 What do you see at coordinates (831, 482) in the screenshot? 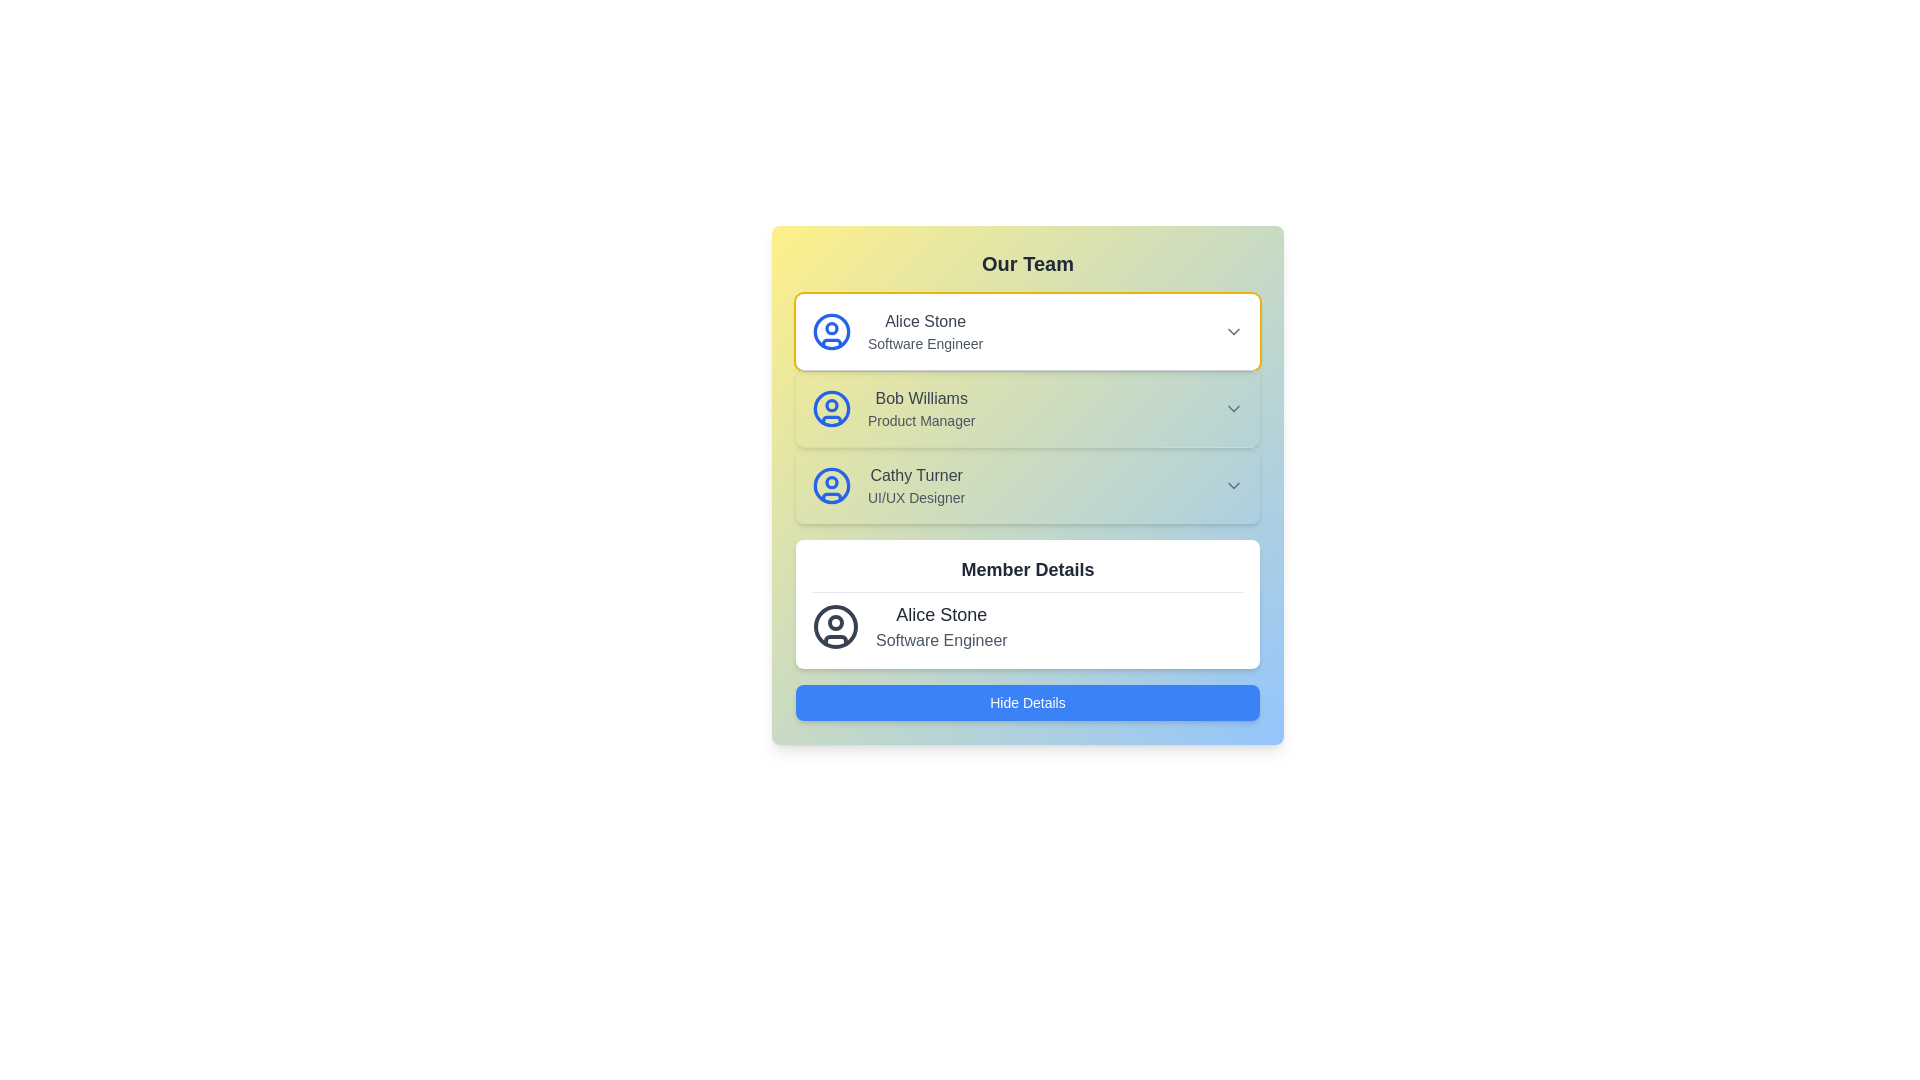
I see `topmost circular shape within the SVG avatar icon, which represents a head in the user avatar icon, located near the left side of the button containing a name and job title` at bounding box center [831, 482].